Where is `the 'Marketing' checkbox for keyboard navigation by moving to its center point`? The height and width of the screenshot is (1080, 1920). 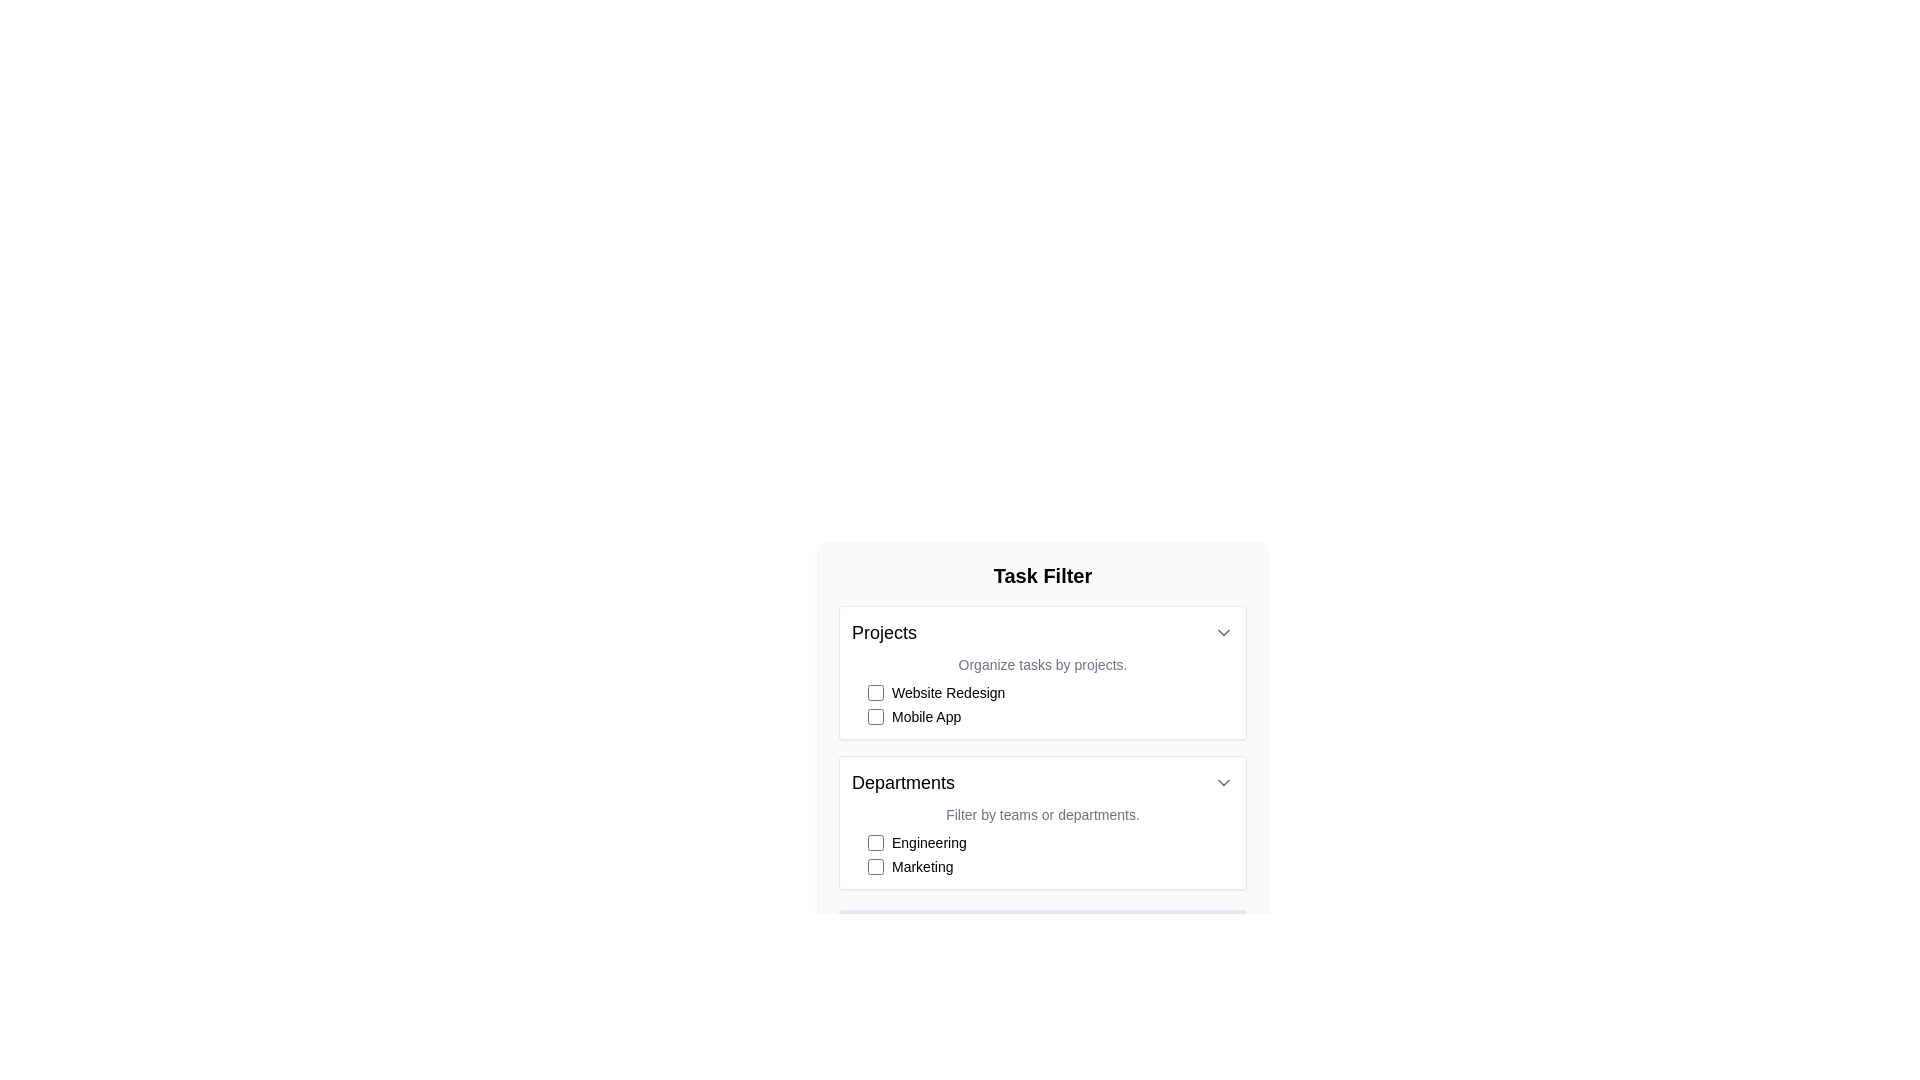
the 'Marketing' checkbox for keyboard navigation by moving to its center point is located at coordinates (1050, 866).